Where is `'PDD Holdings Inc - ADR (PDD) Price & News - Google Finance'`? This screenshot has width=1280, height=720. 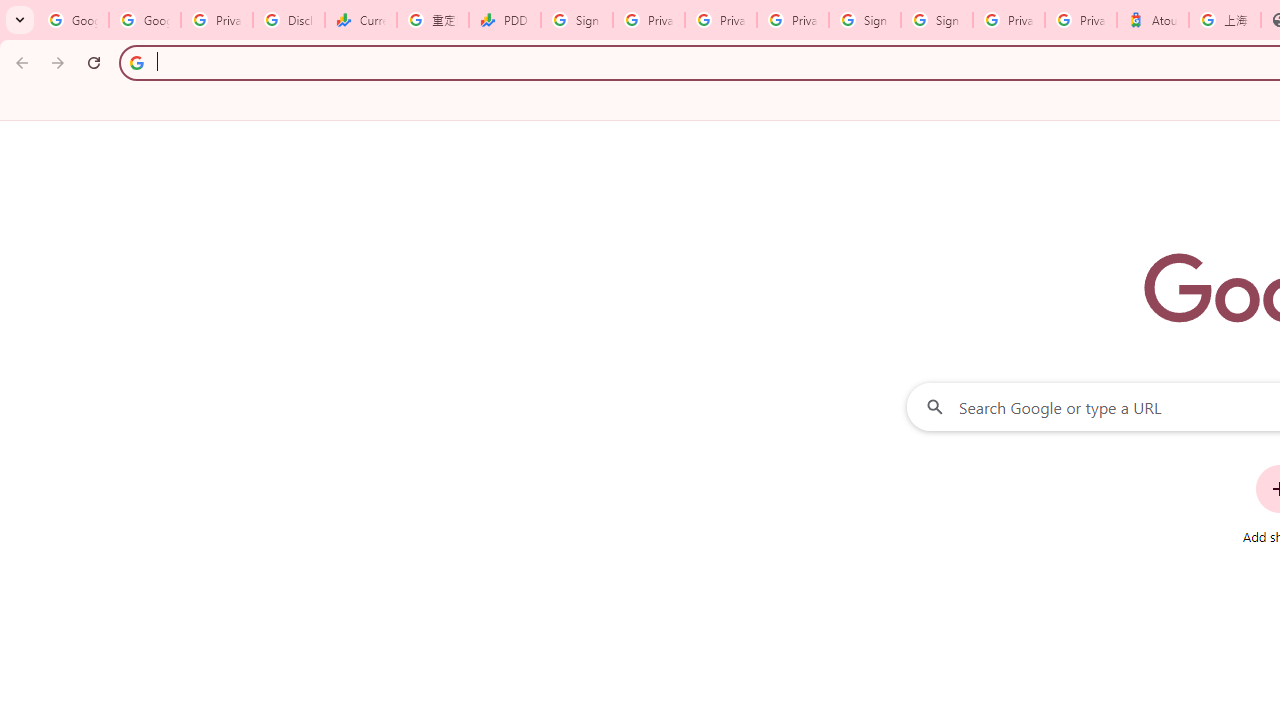
'PDD Holdings Inc - ADR (PDD) Price & News - Google Finance' is located at coordinates (504, 20).